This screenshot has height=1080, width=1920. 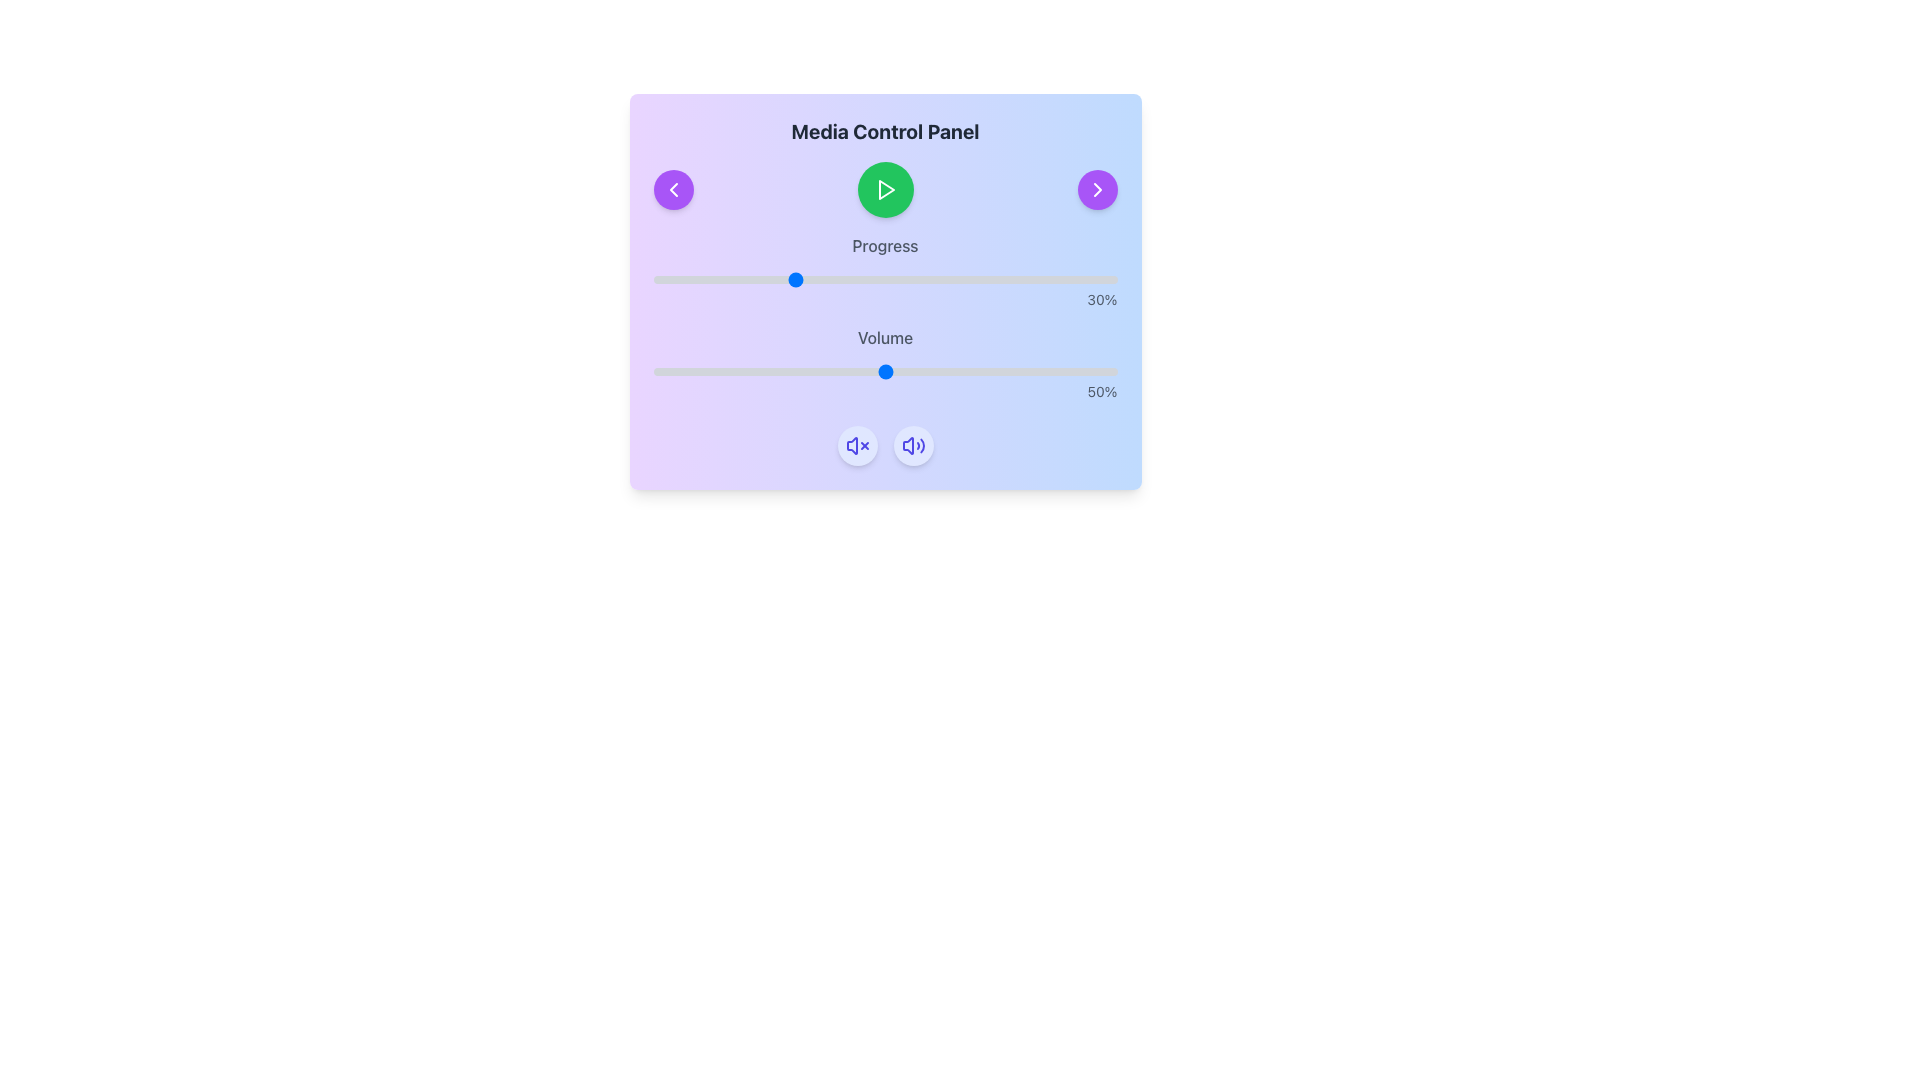 I want to click on the progress, so click(x=871, y=280).